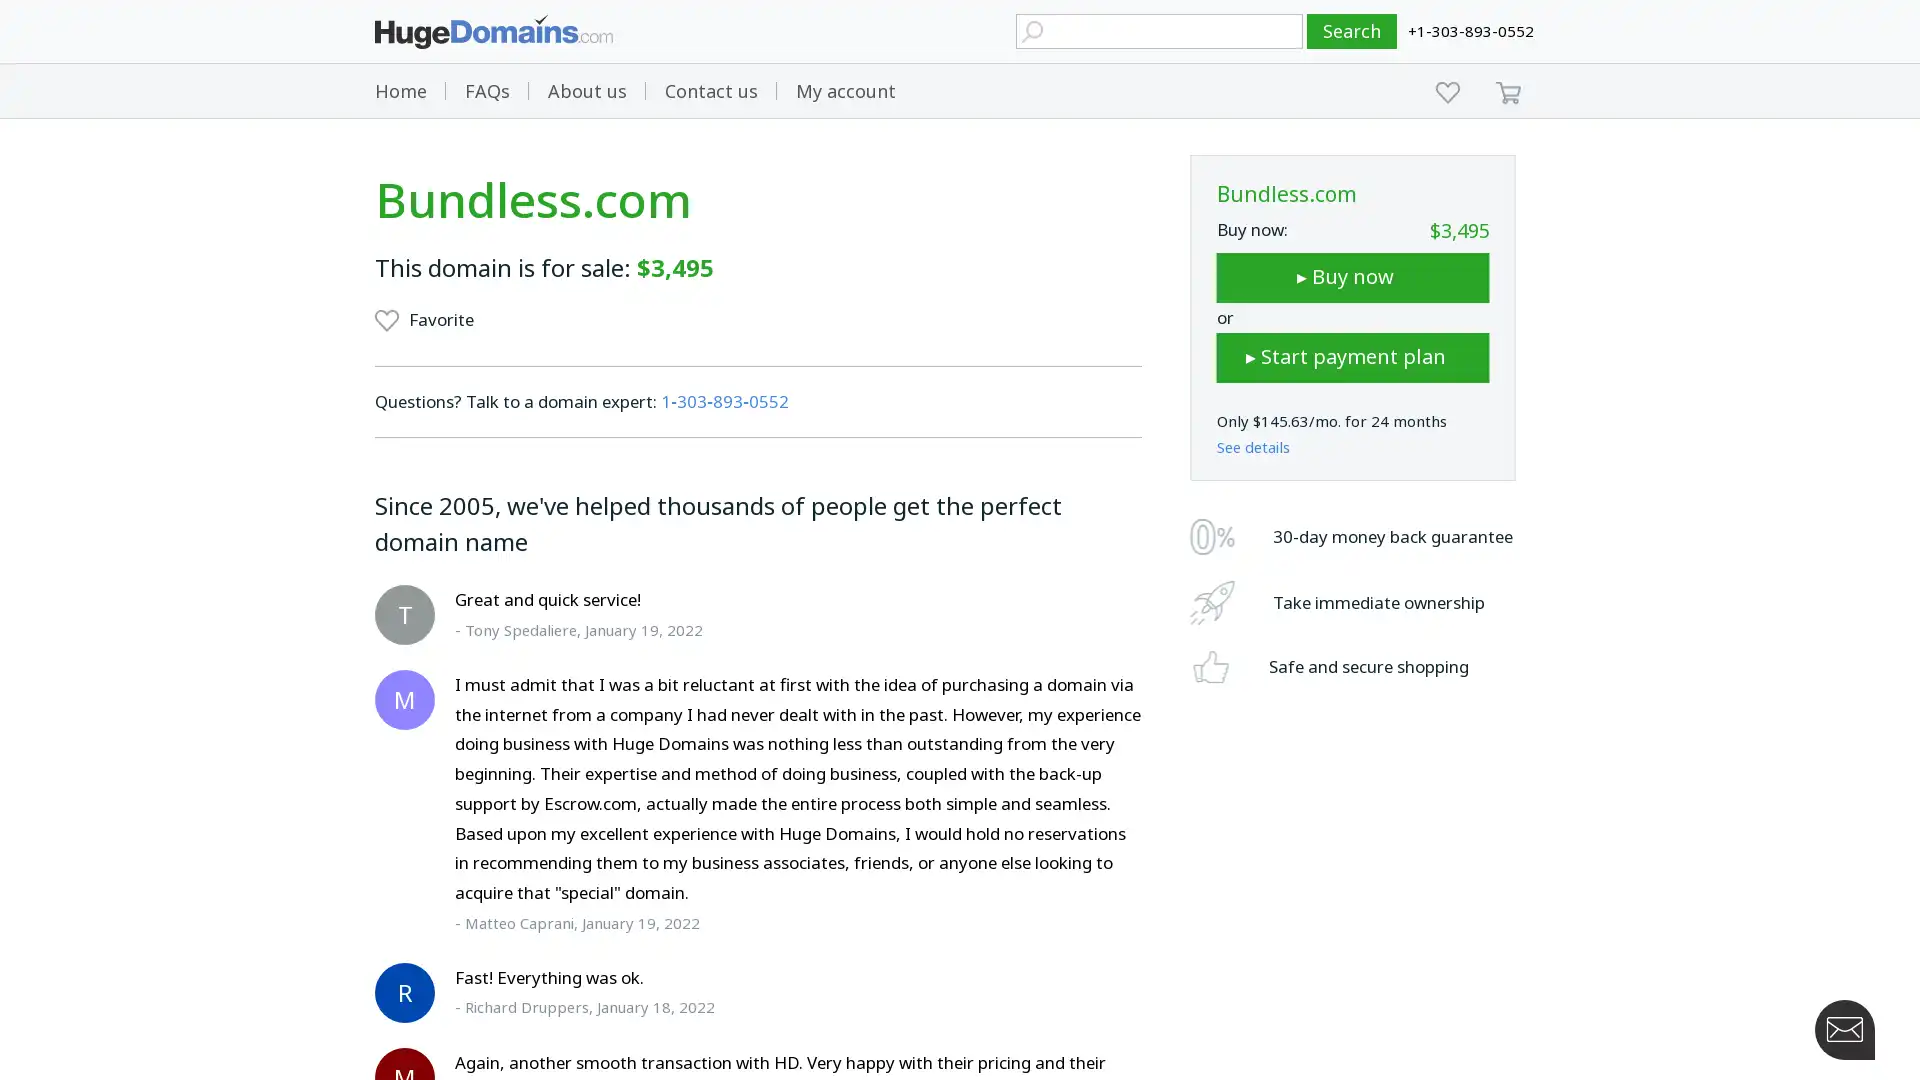  Describe the element at coordinates (1352, 31) in the screenshot. I see `Search` at that location.